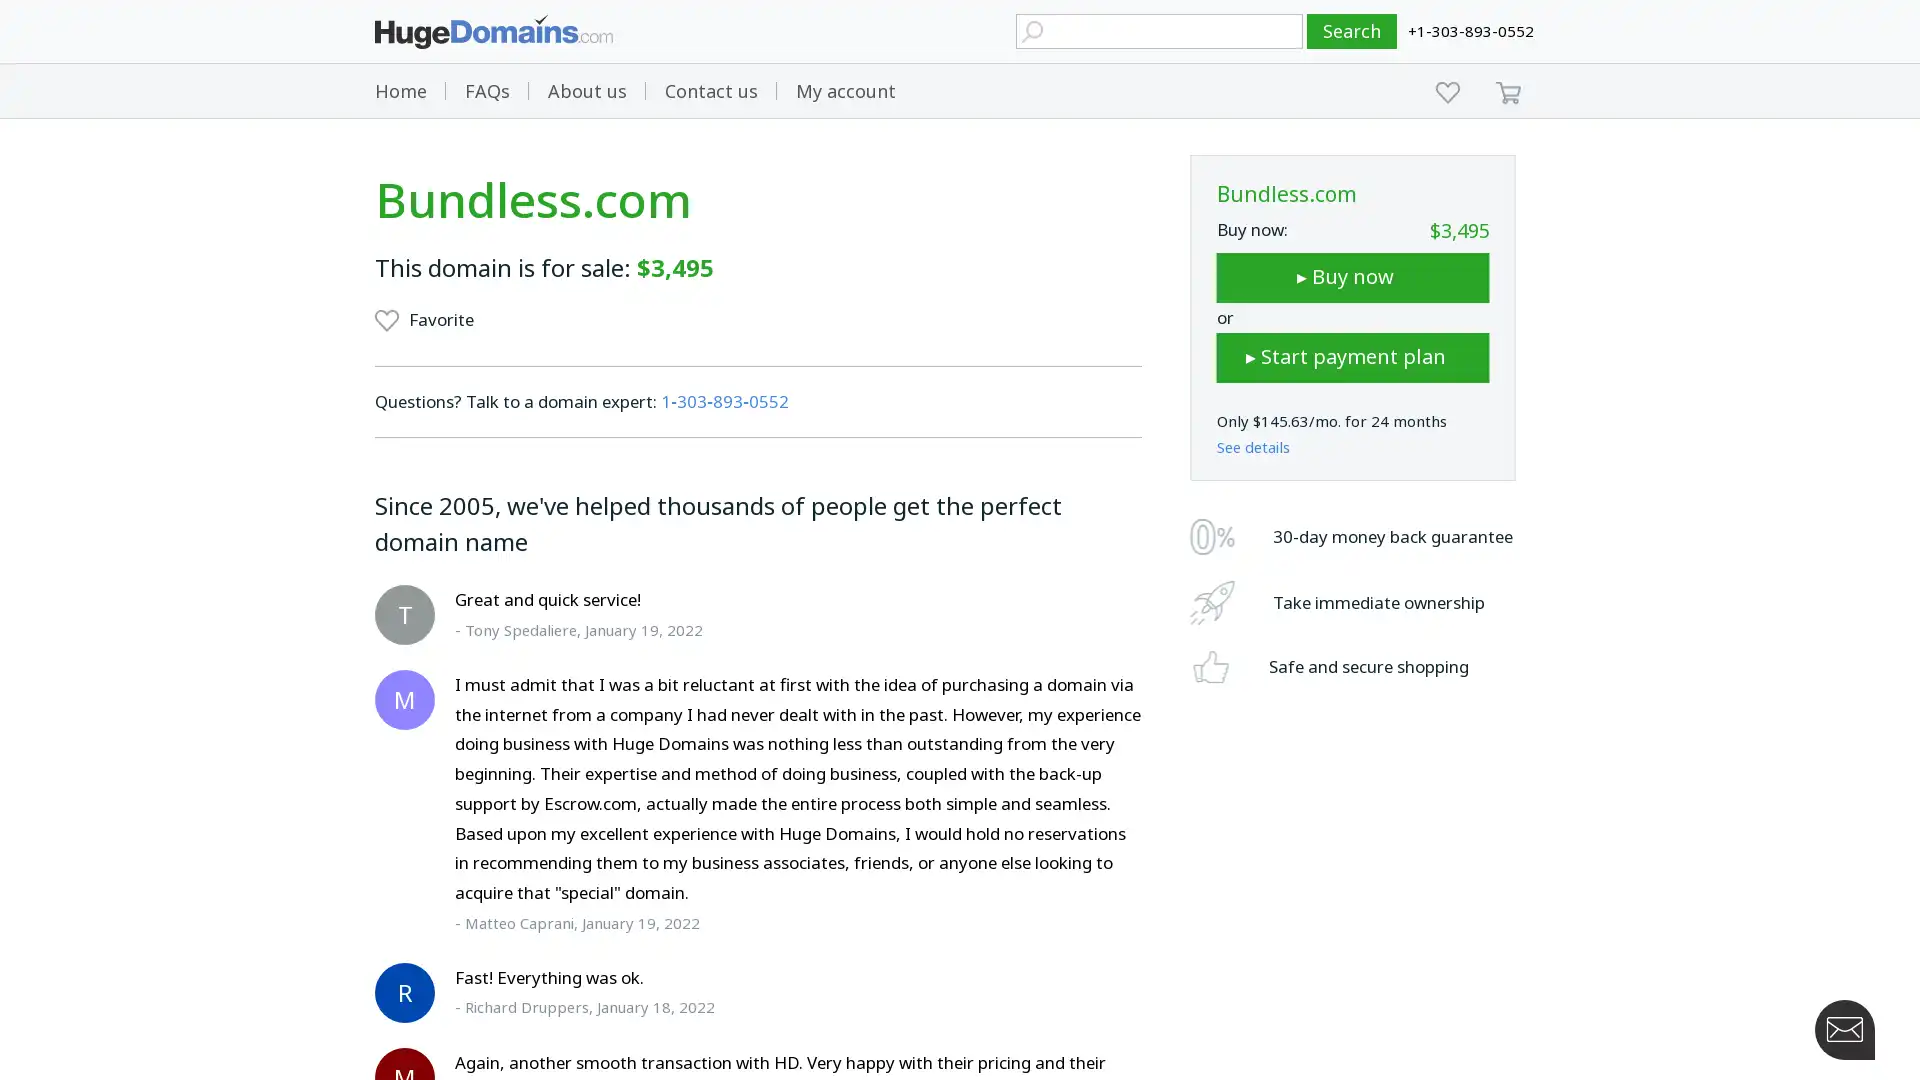  Describe the element at coordinates (1352, 31) in the screenshot. I see `Search` at that location.